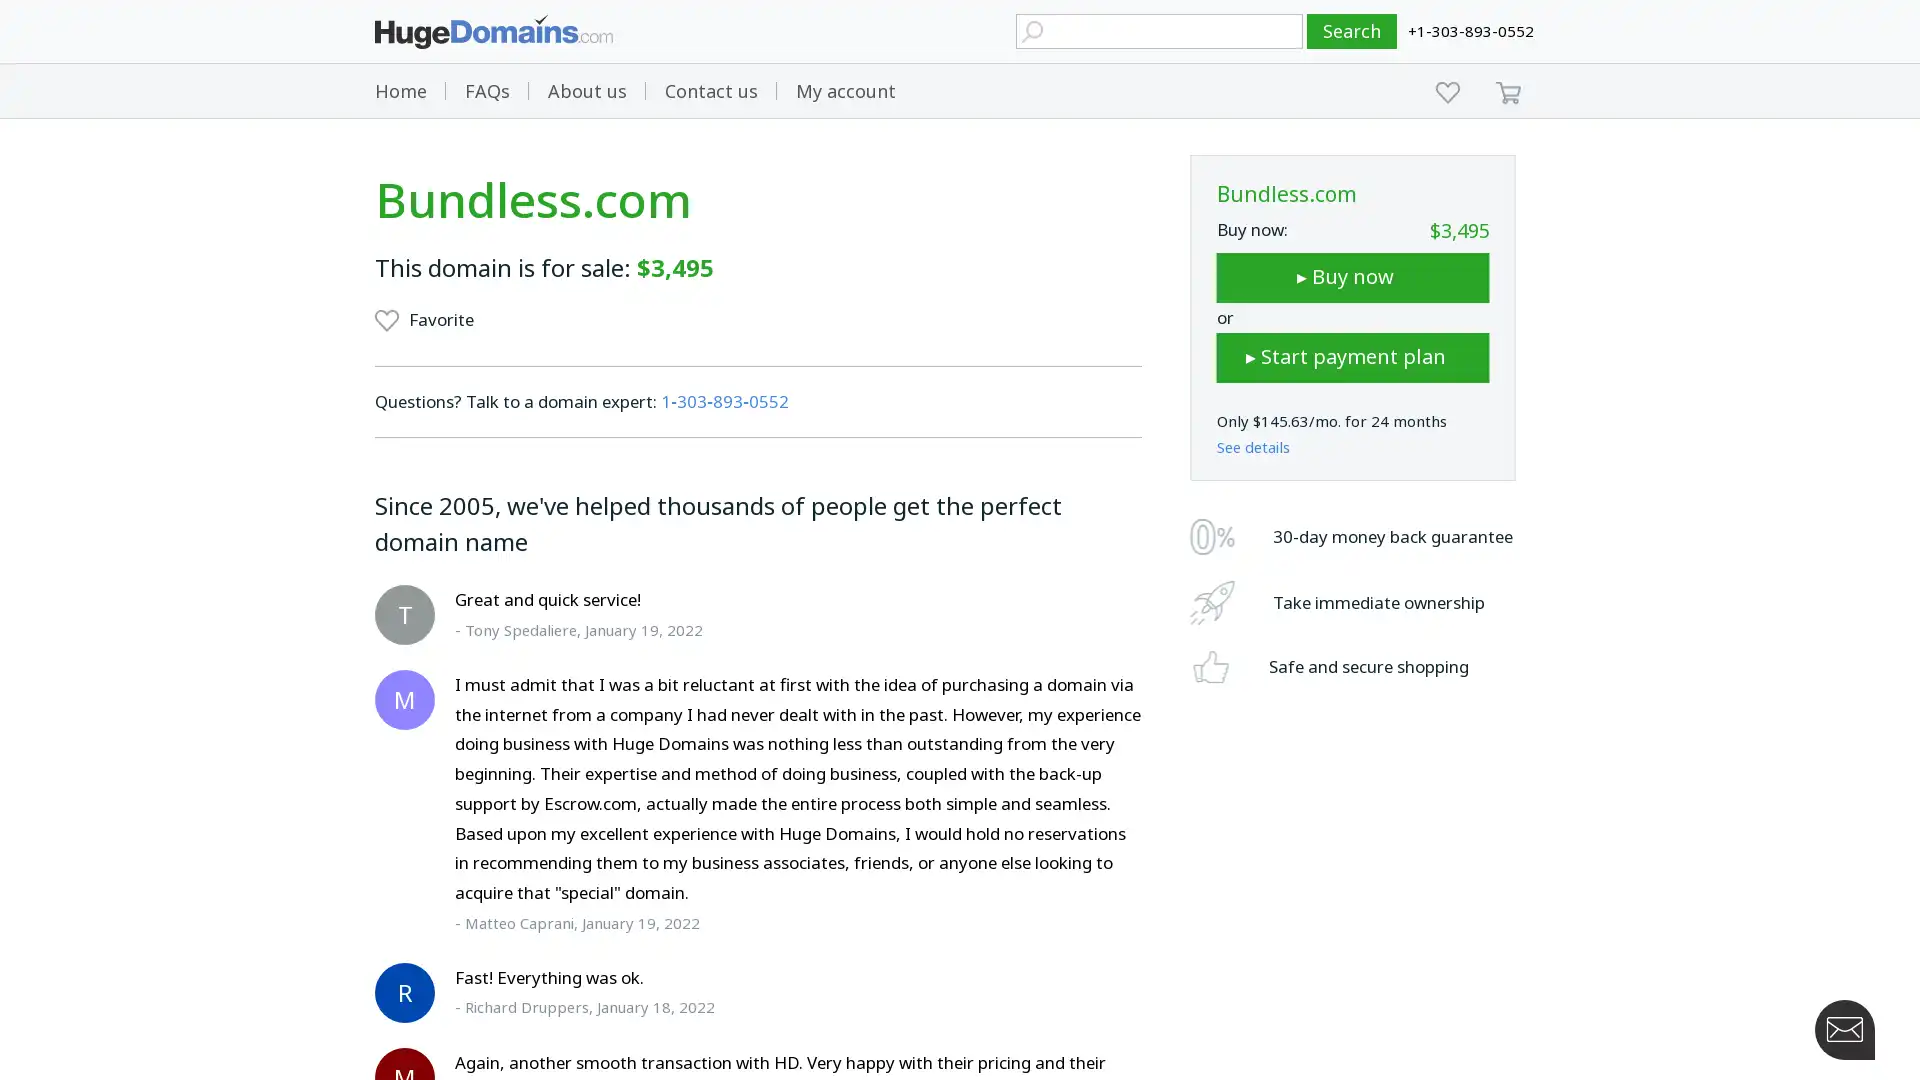  Describe the element at coordinates (1352, 31) in the screenshot. I see `Search` at that location.